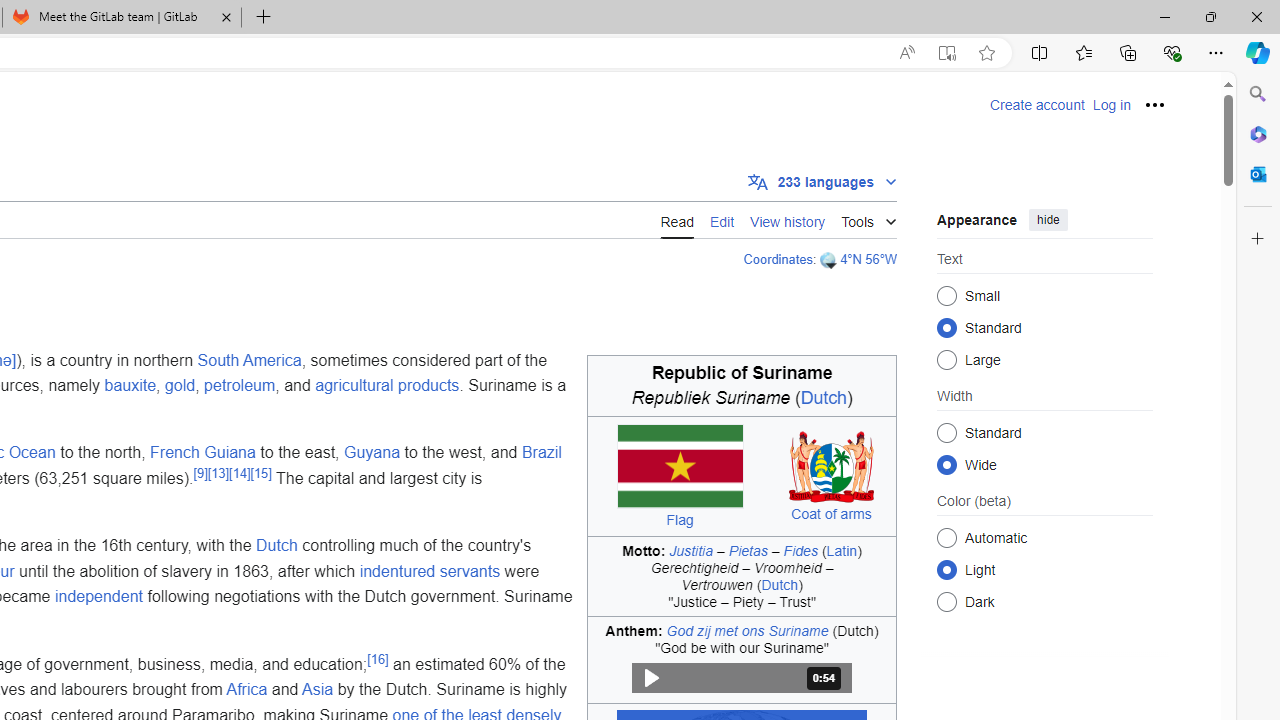 This screenshot has height=720, width=1280. Describe the element at coordinates (741, 476) in the screenshot. I see `'Flag of Suriname Flag Coat of arms of Suriname Coat of arms'` at that location.